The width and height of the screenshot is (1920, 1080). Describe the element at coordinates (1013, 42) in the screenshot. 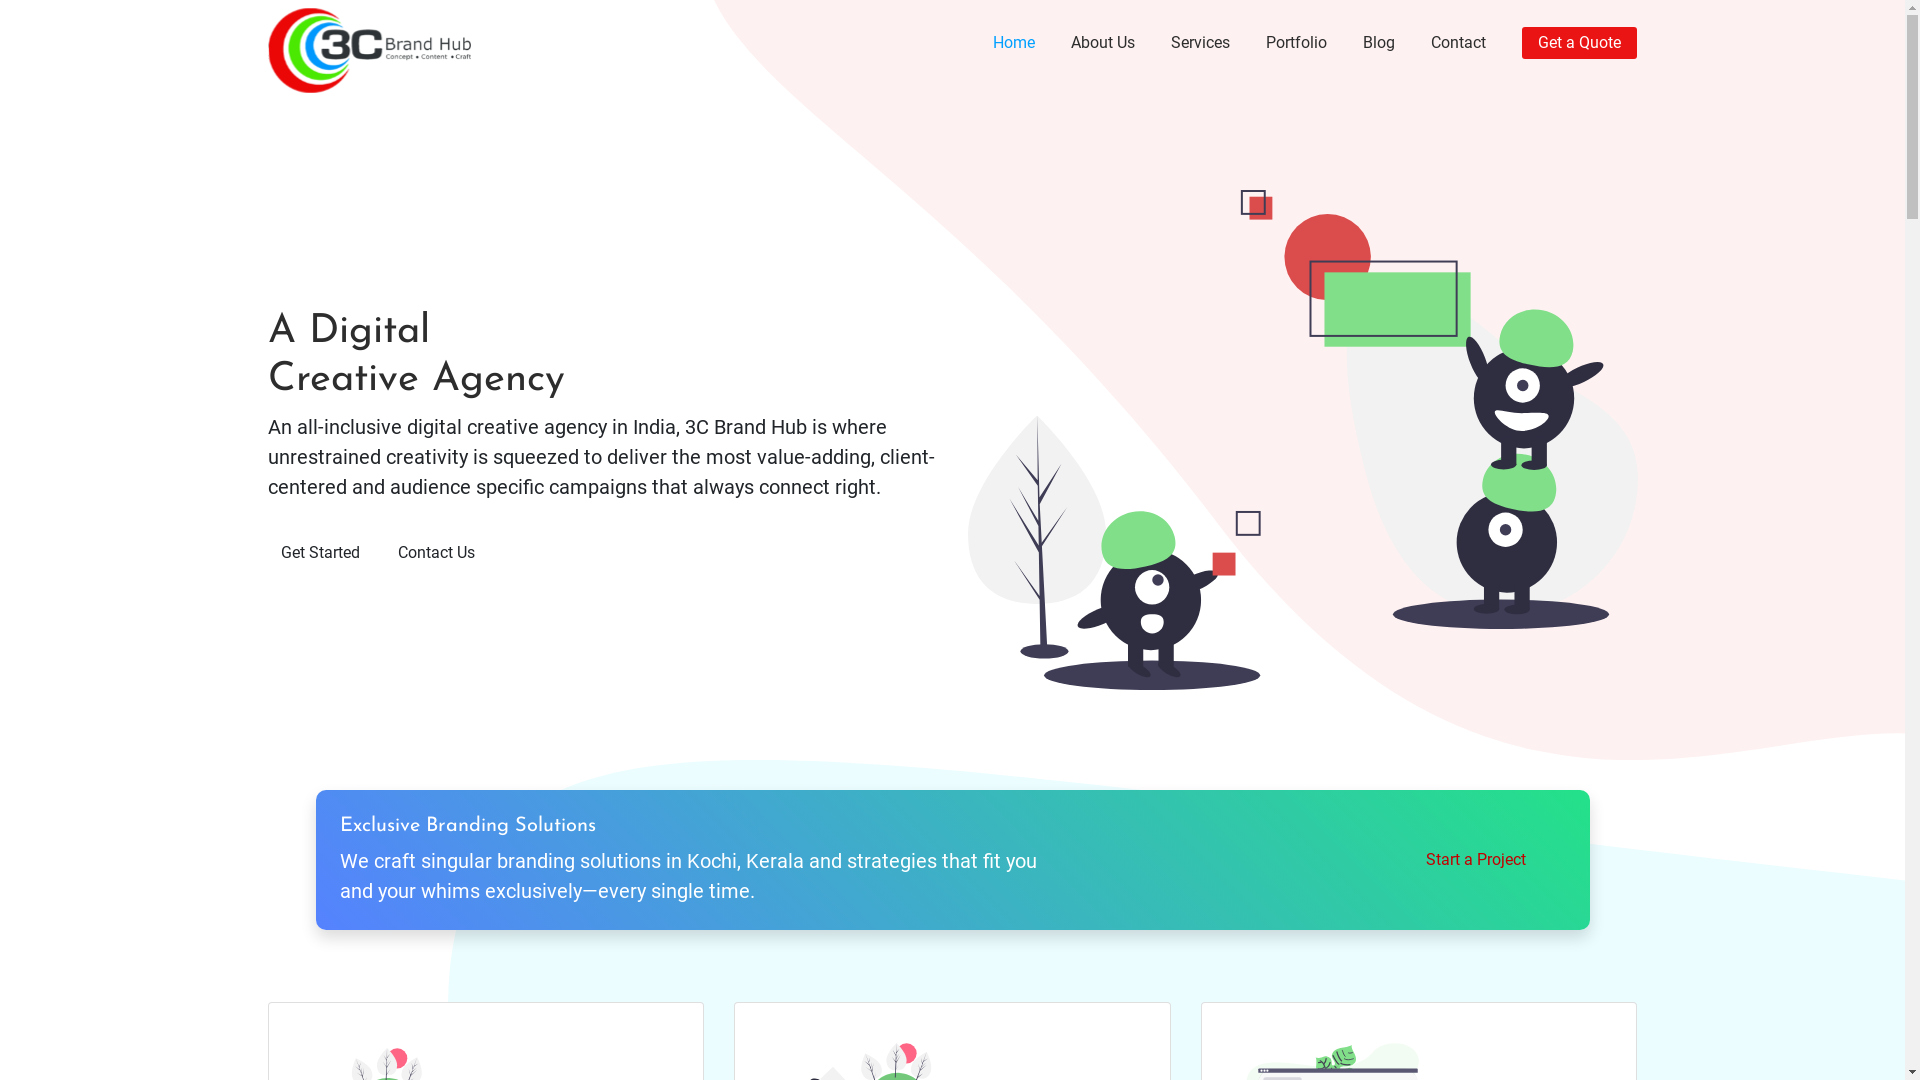

I see `'Home'` at that location.